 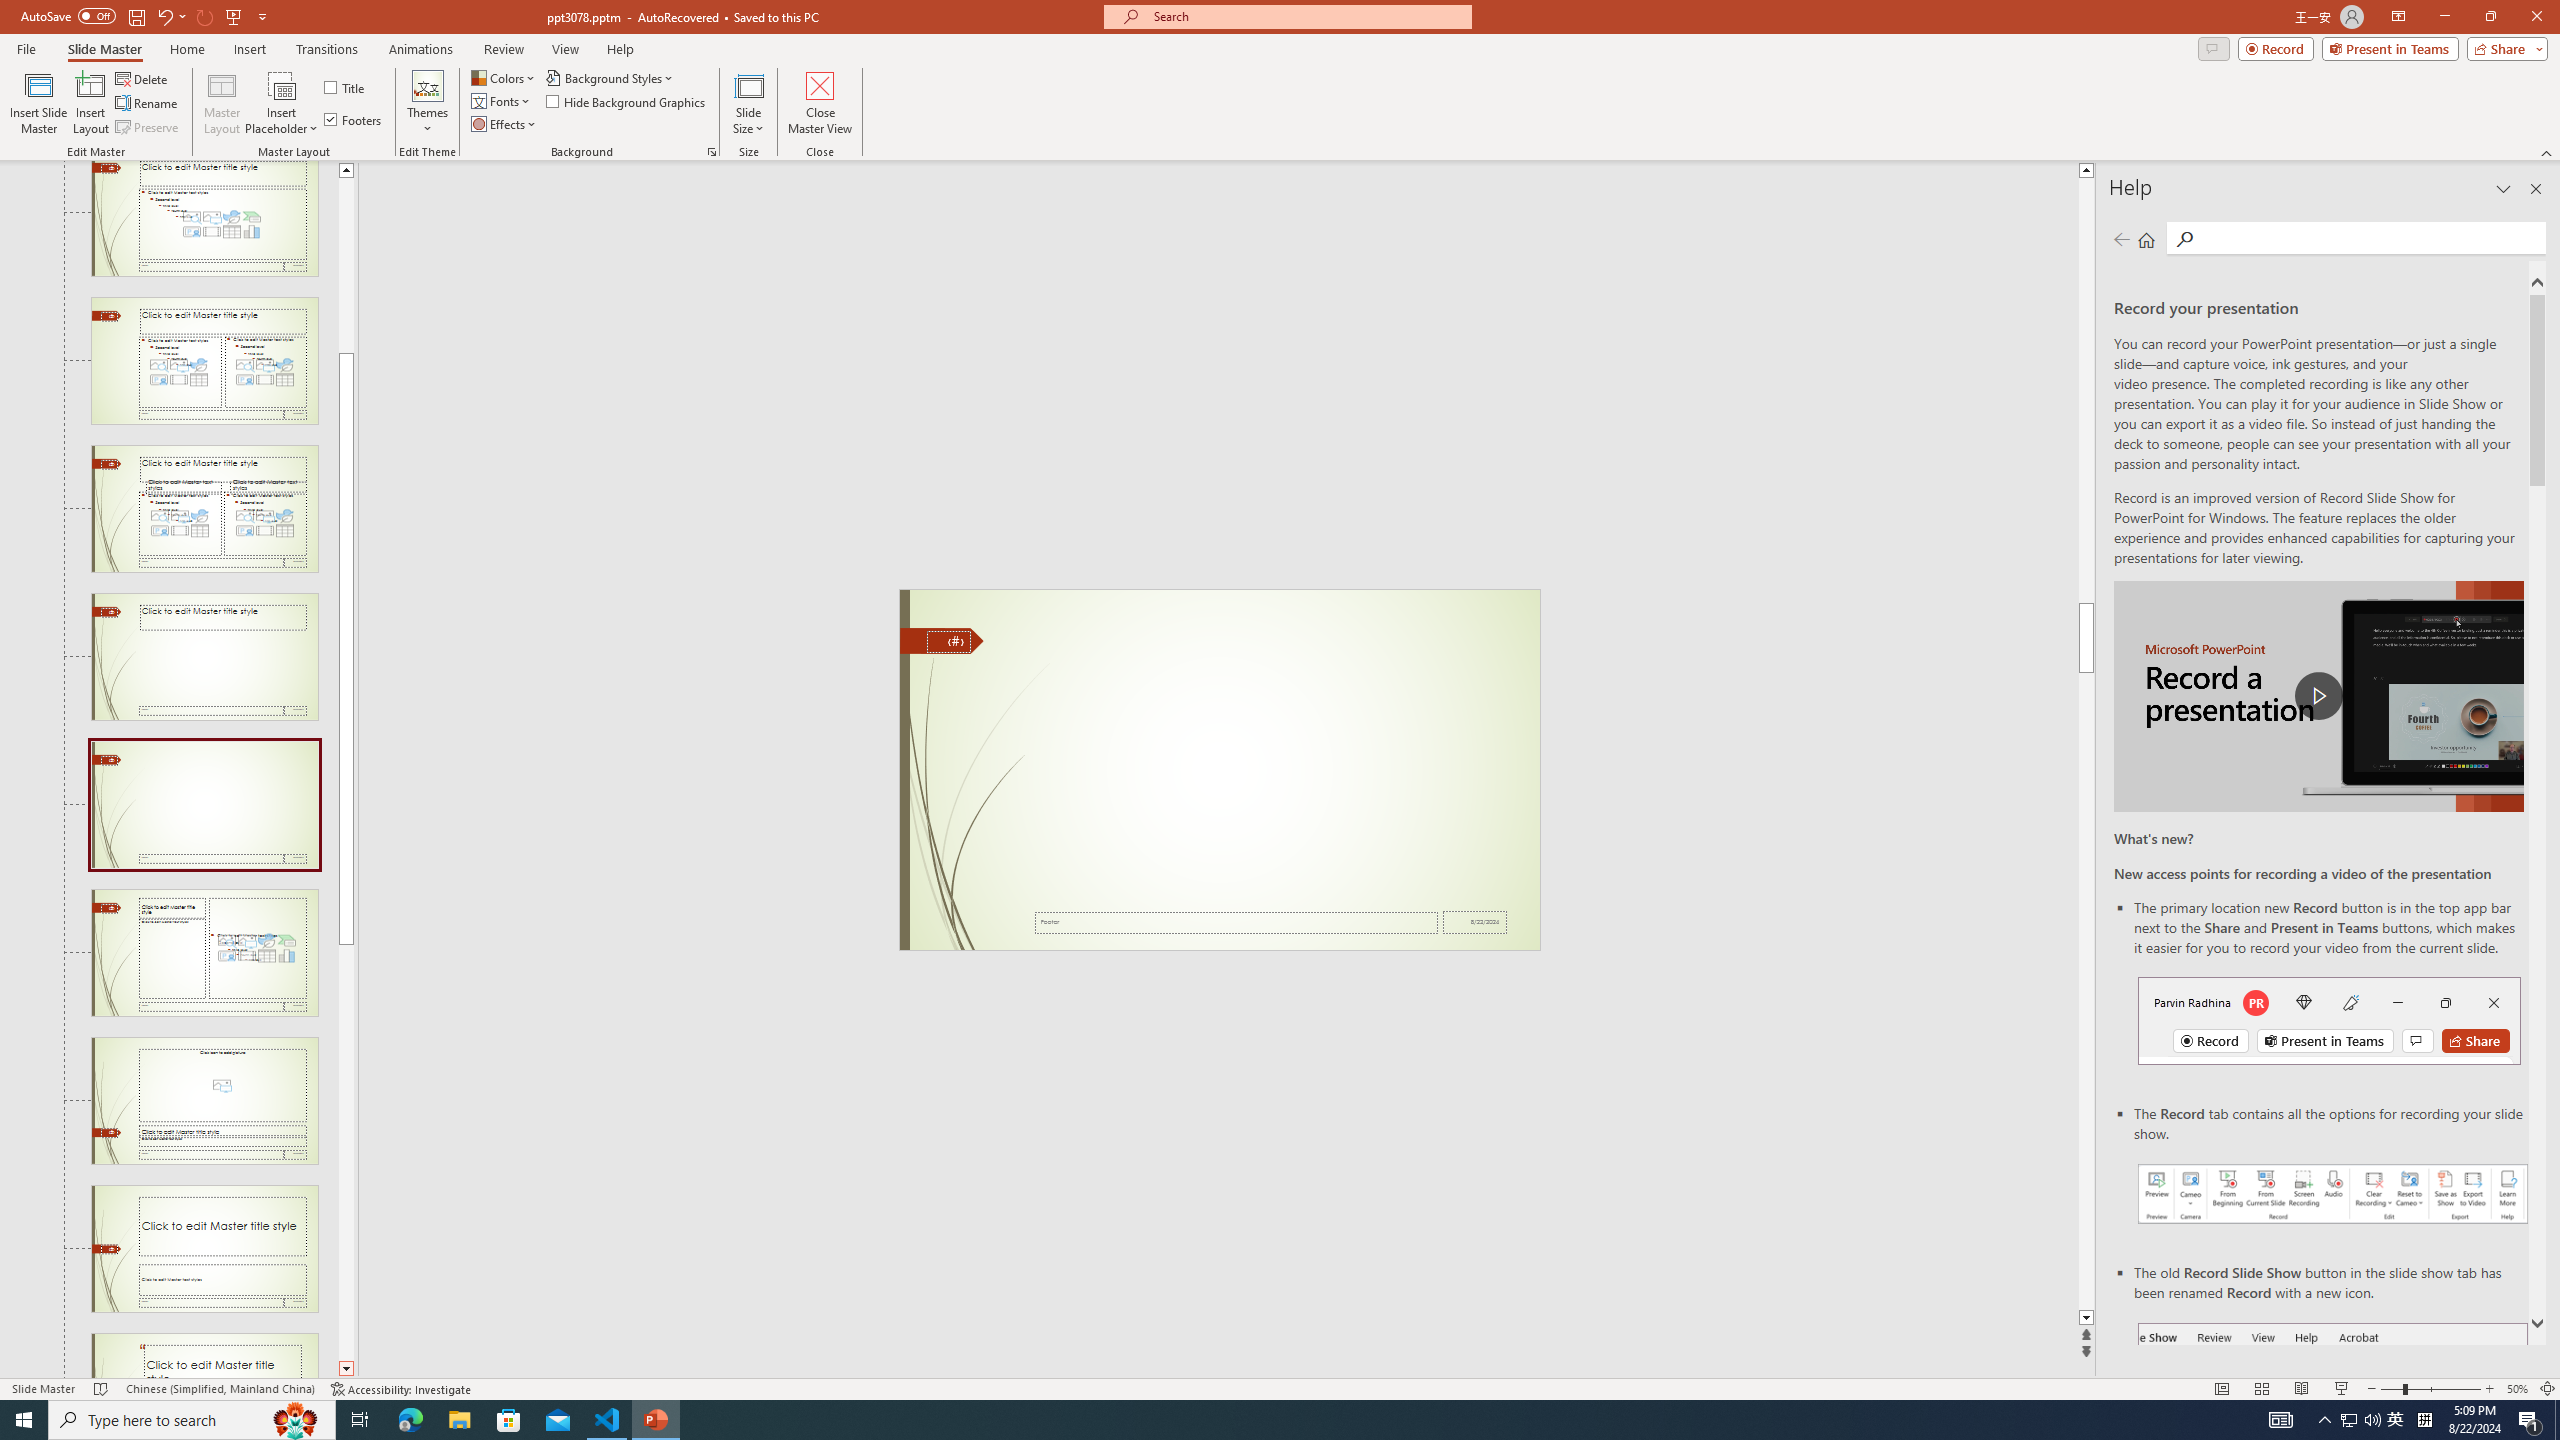 I want to click on 'View', so click(x=566, y=49).